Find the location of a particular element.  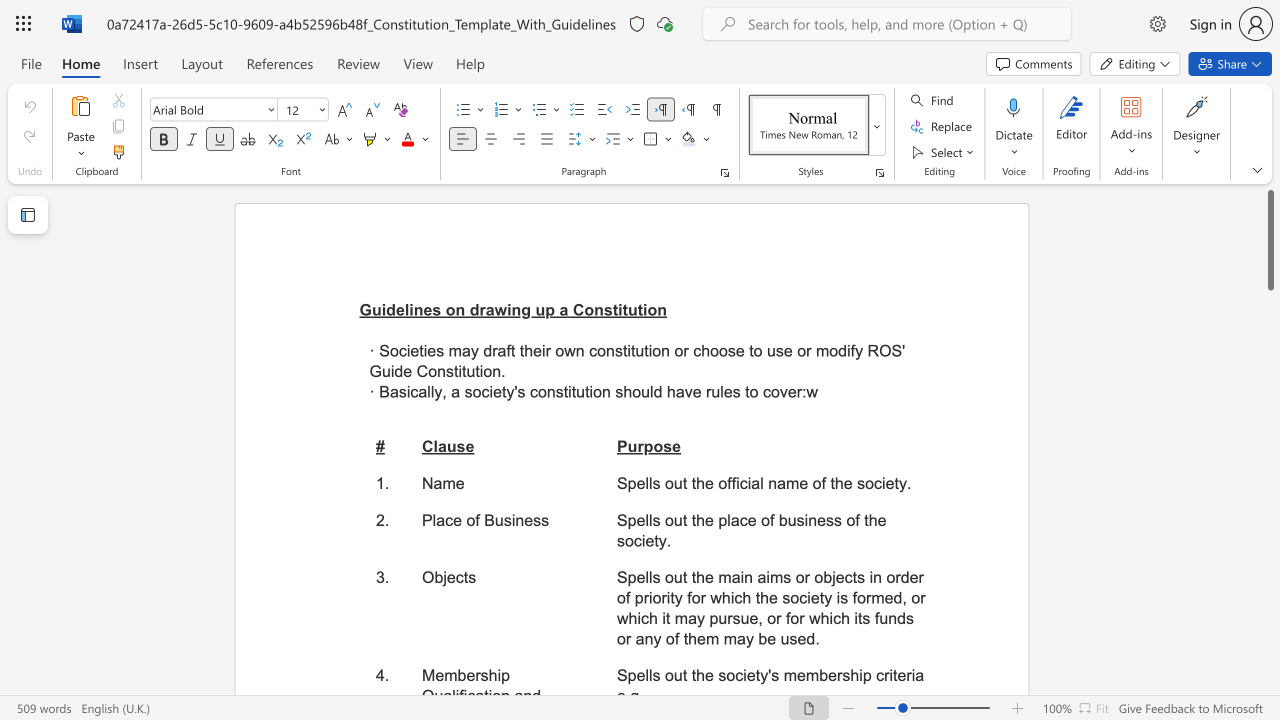

the scrollbar on the right to move the page downward is located at coordinates (1269, 570).